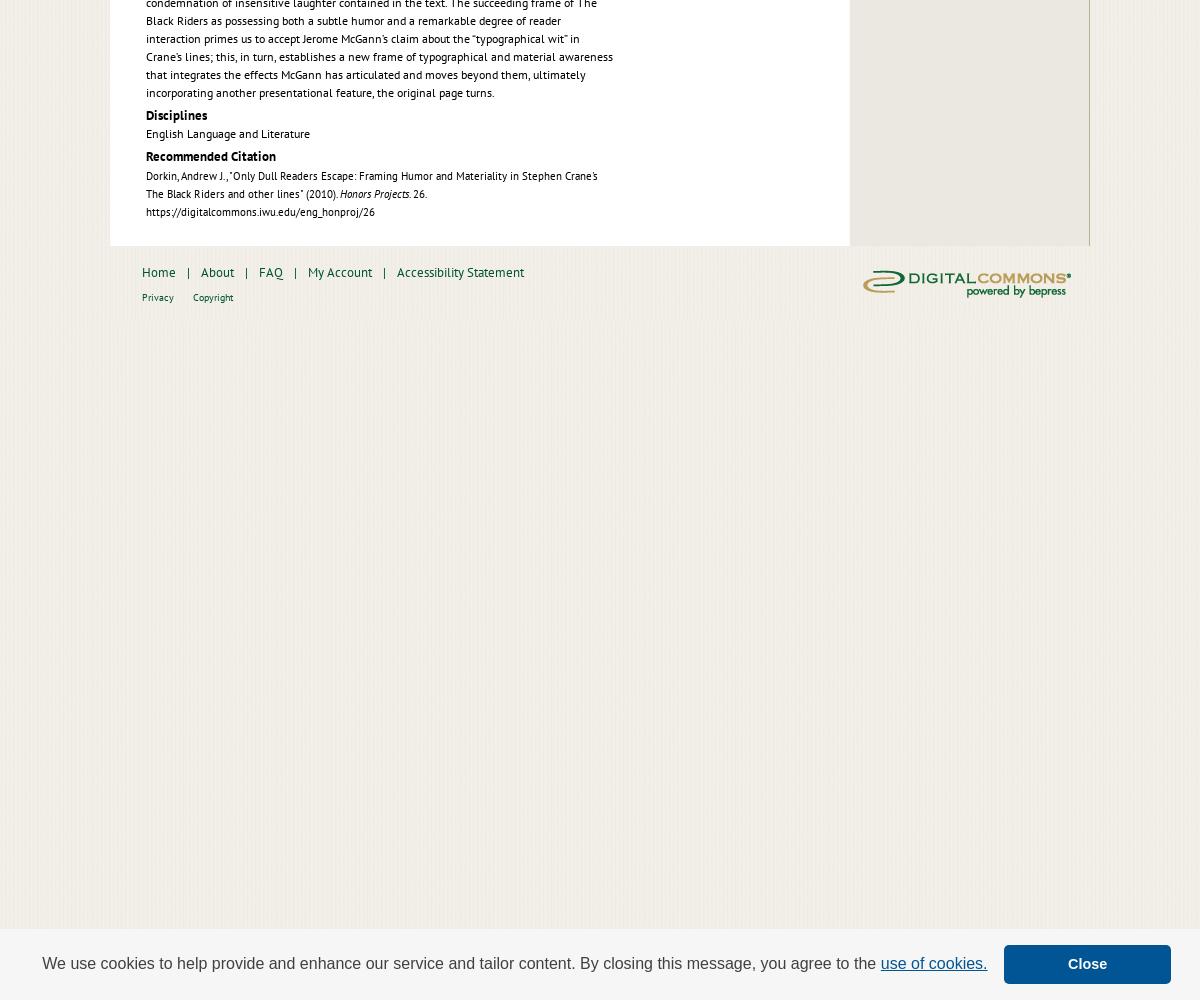 This screenshot has height=1000, width=1200. Describe the element at coordinates (146, 184) in the screenshot. I see `'Dorkin, Andrew J., "Only Dull Readers Escape:  Framing Humor and Materiality in Stephen Crane's The Black Riders and other lines" (2010).'` at that location.